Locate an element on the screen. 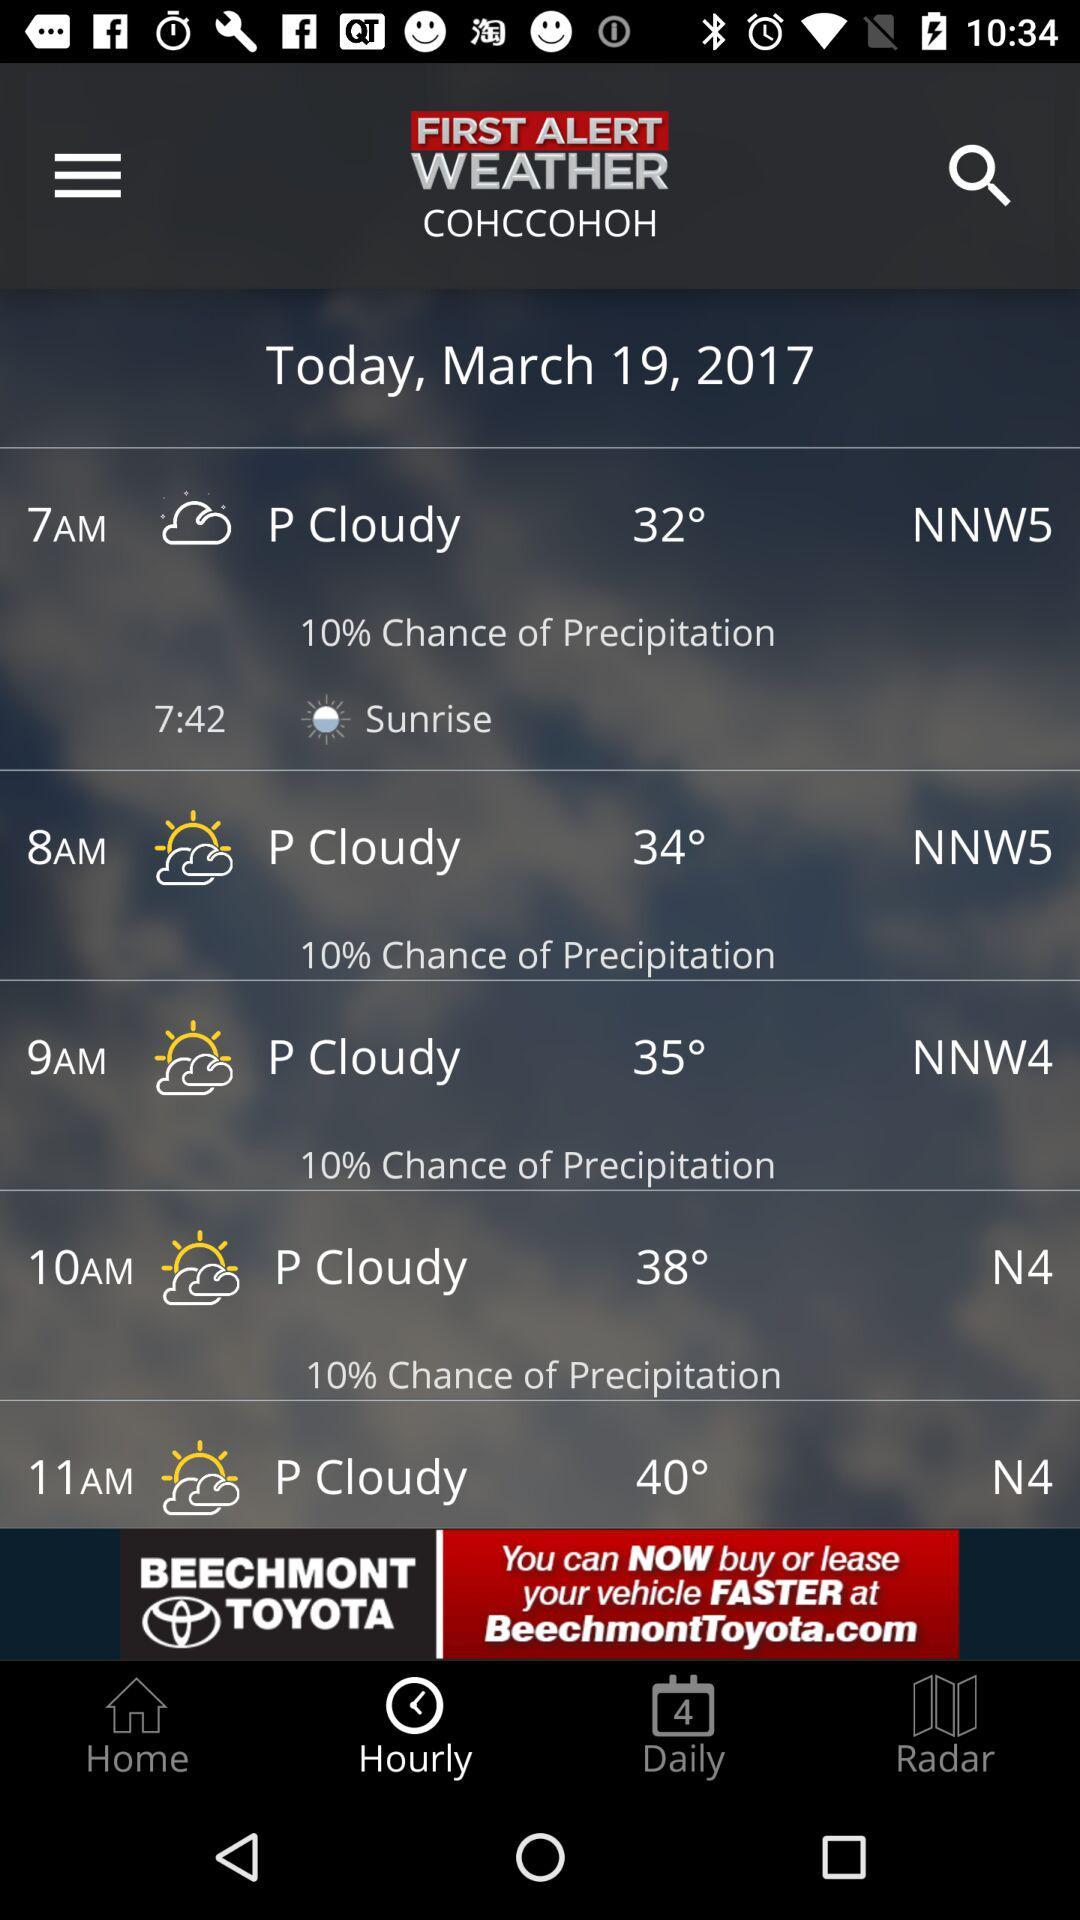  advertisement is located at coordinates (540, 1593).